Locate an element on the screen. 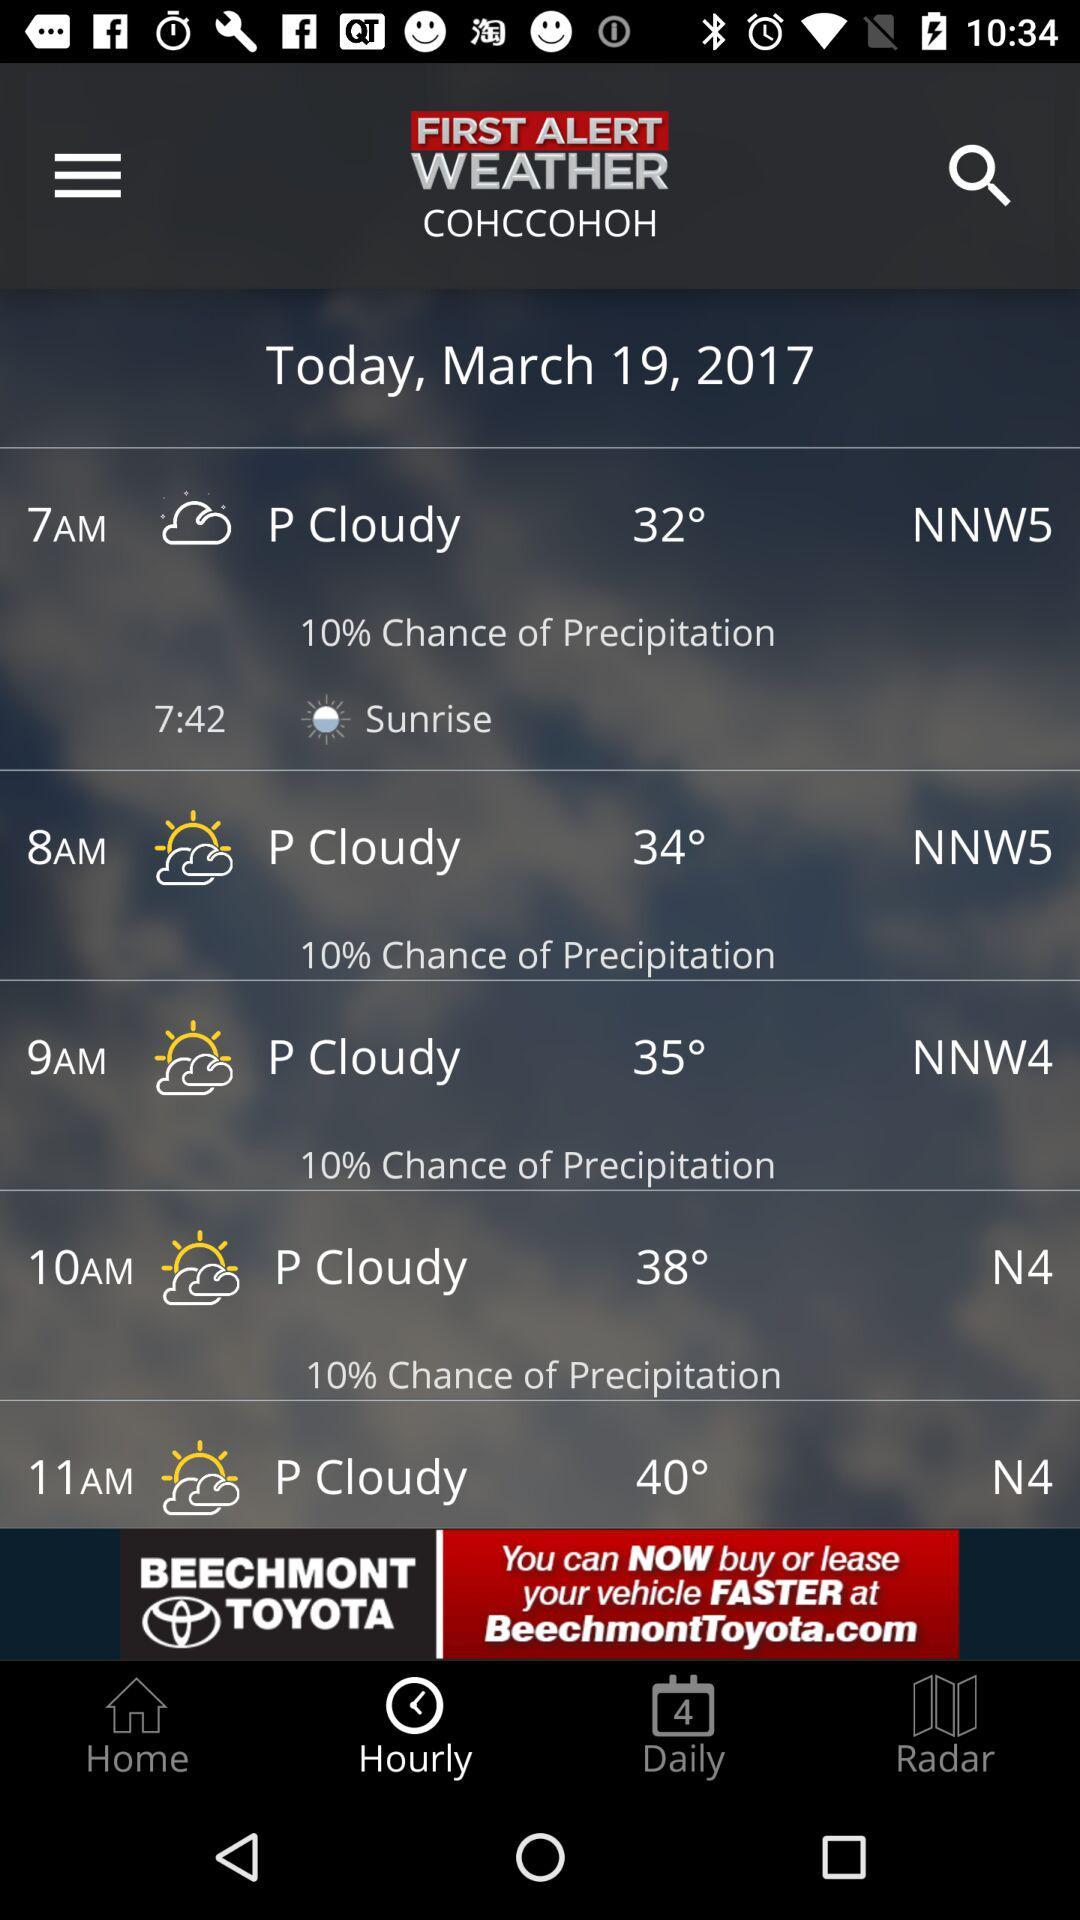  advertisement is located at coordinates (540, 1593).